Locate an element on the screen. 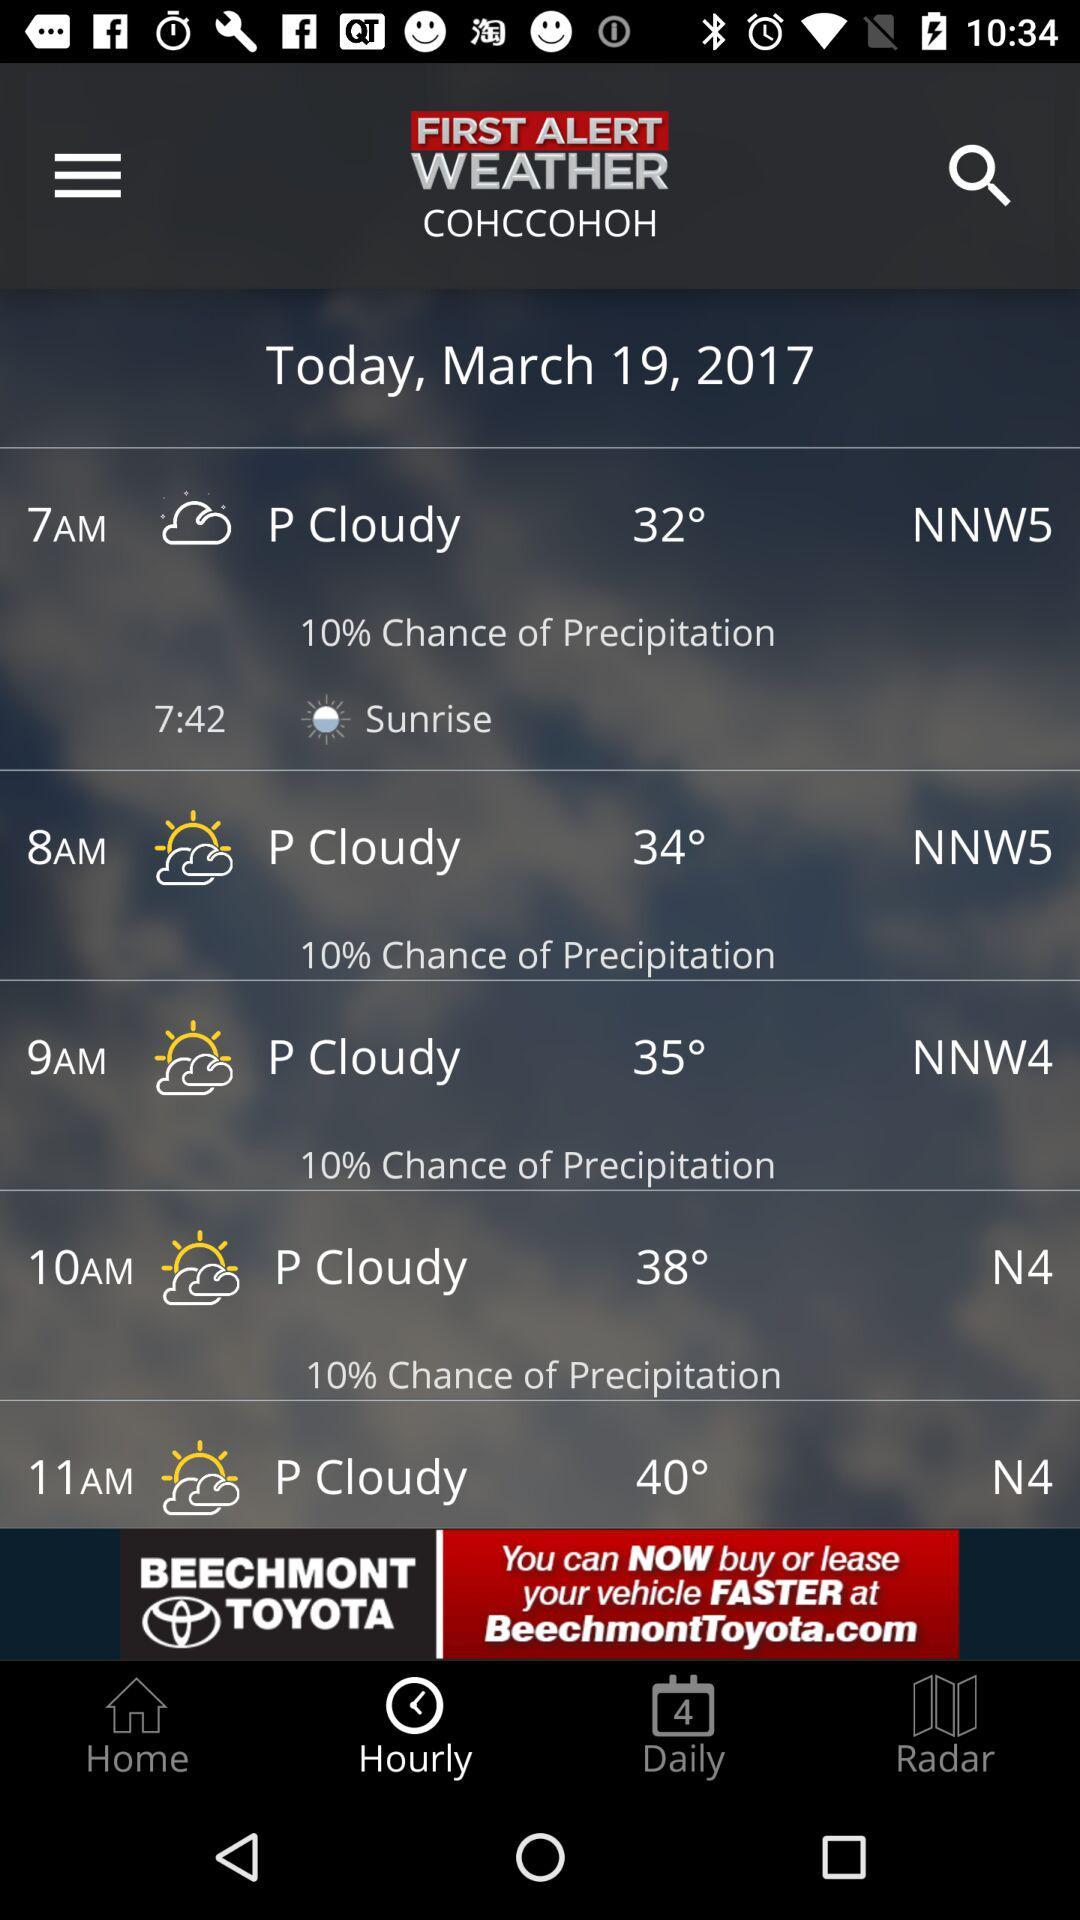  advertisement is located at coordinates (540, 1593).